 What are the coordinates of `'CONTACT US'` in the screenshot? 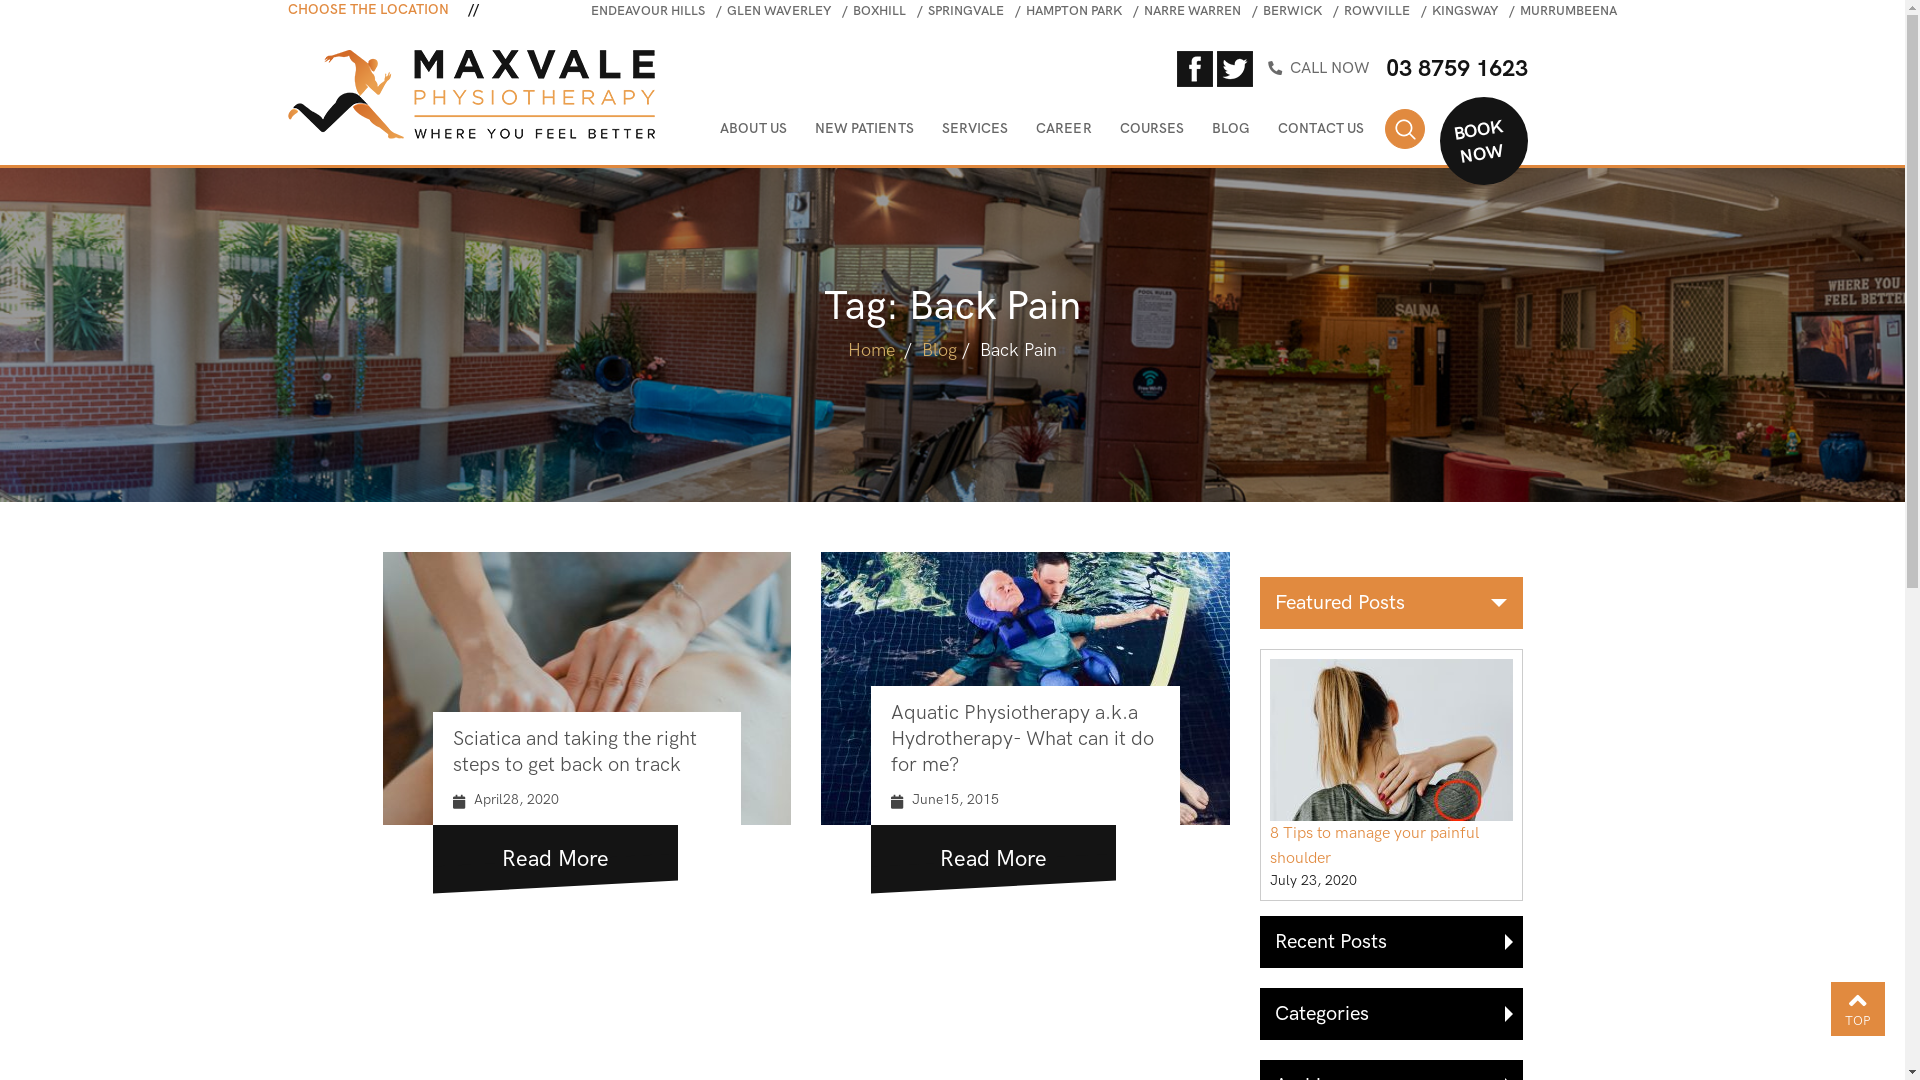 It's located at (1276, 132).